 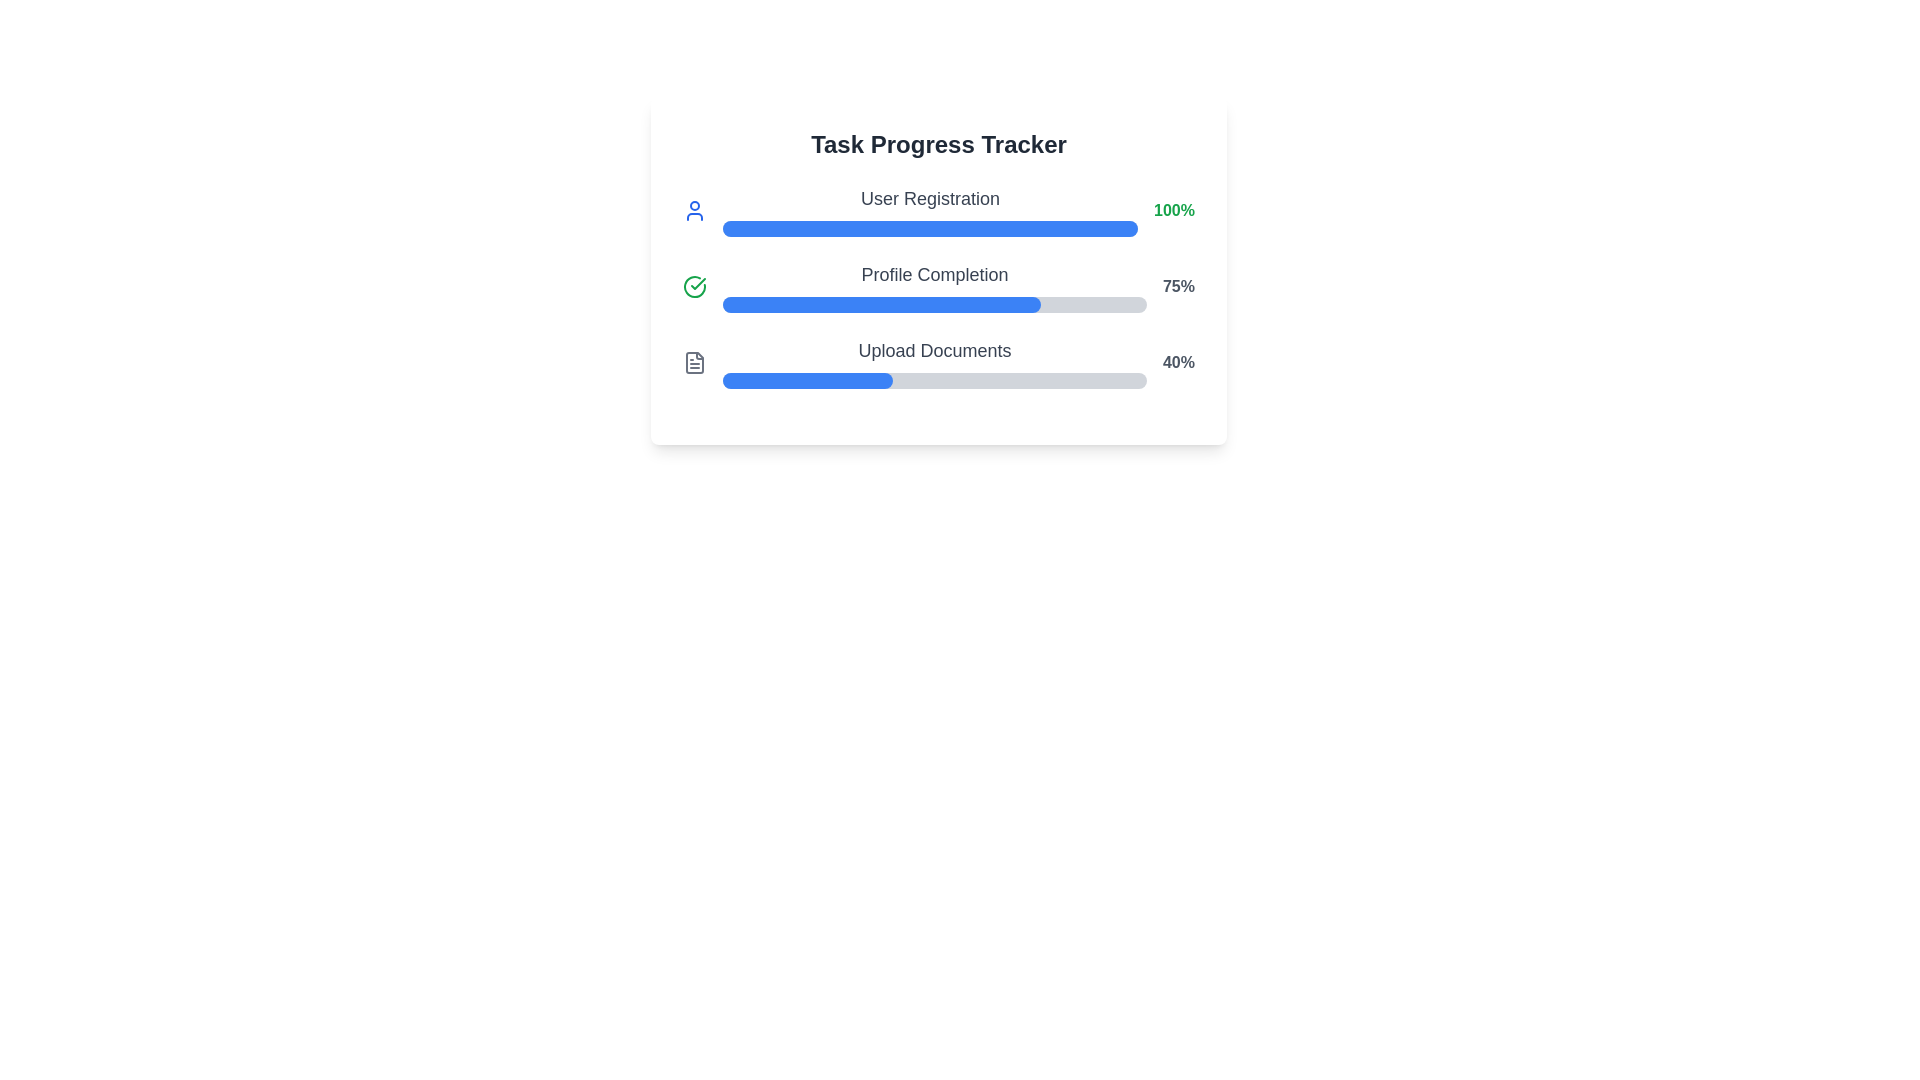 I want to click on the progress represented in the third progress bar for the 'Upload Documents' task, which visually indicates 40% completion, so click(x=934, y=362).